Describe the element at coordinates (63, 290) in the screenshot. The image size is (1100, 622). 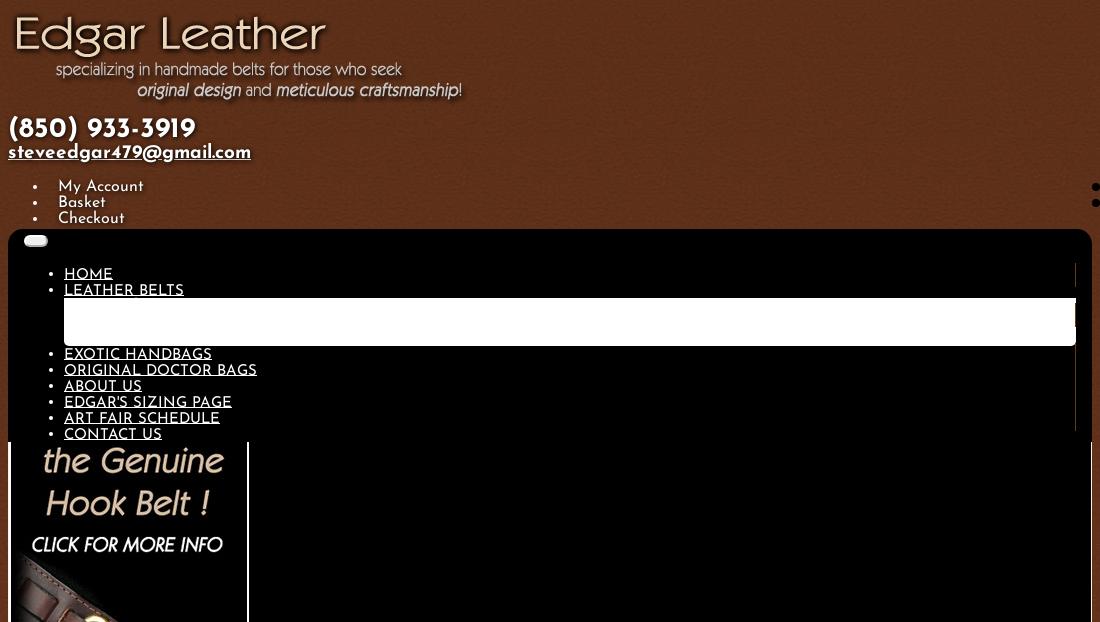
I see `'Leather Belts'` at that location.